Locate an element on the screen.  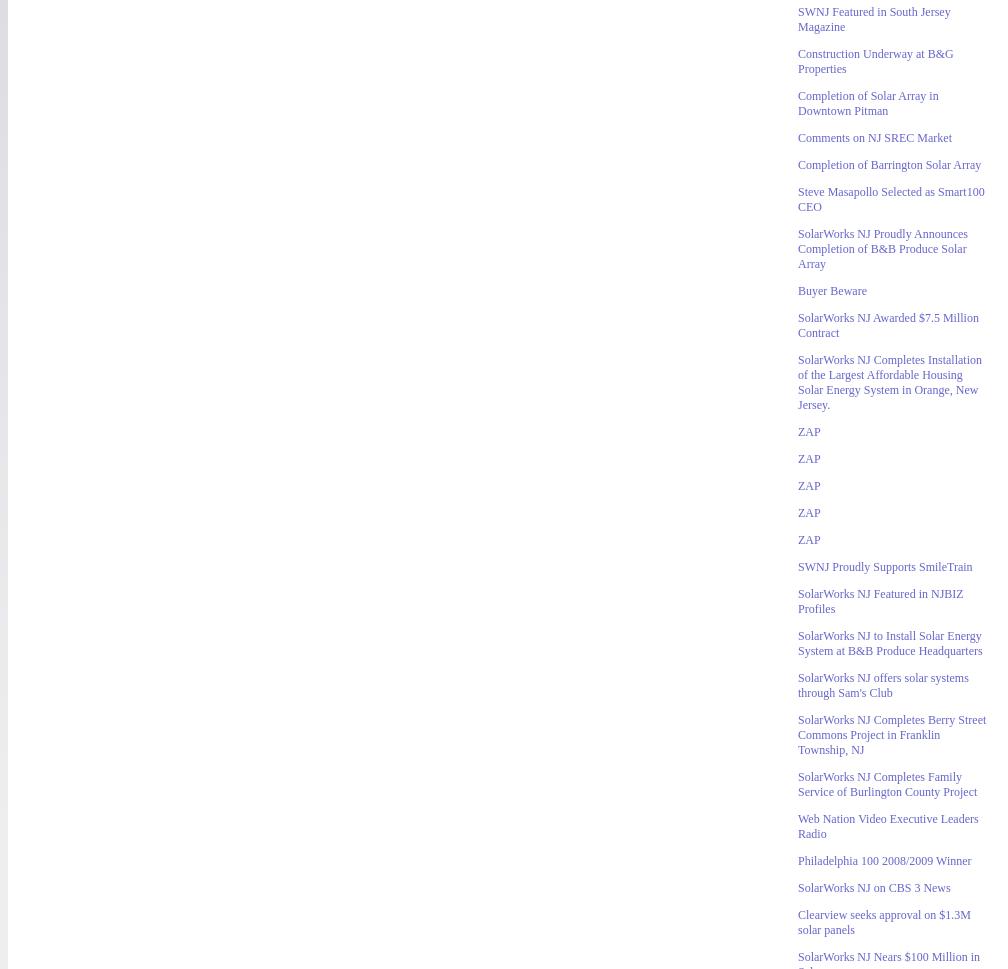
'Construction Underway at B&G Properties' is located at coordinates (798, 60).